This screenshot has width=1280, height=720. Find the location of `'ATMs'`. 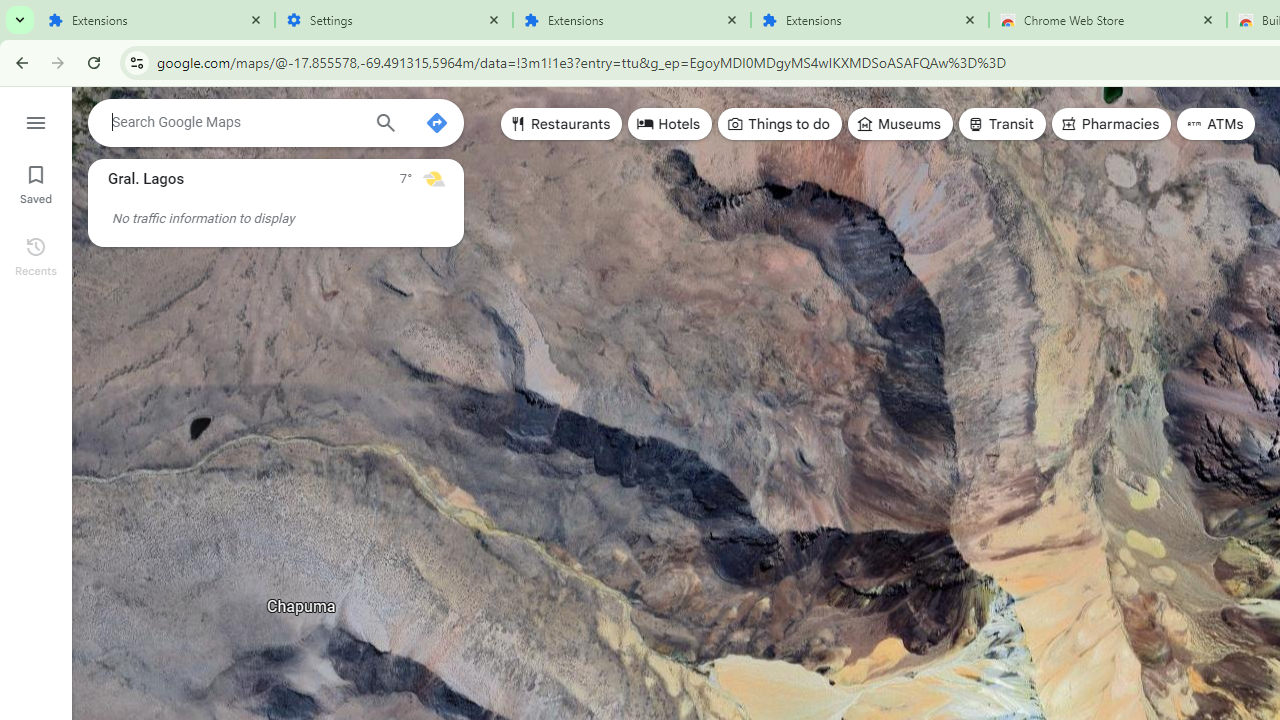

'ATMs' is located at coordinates (1215, 124).